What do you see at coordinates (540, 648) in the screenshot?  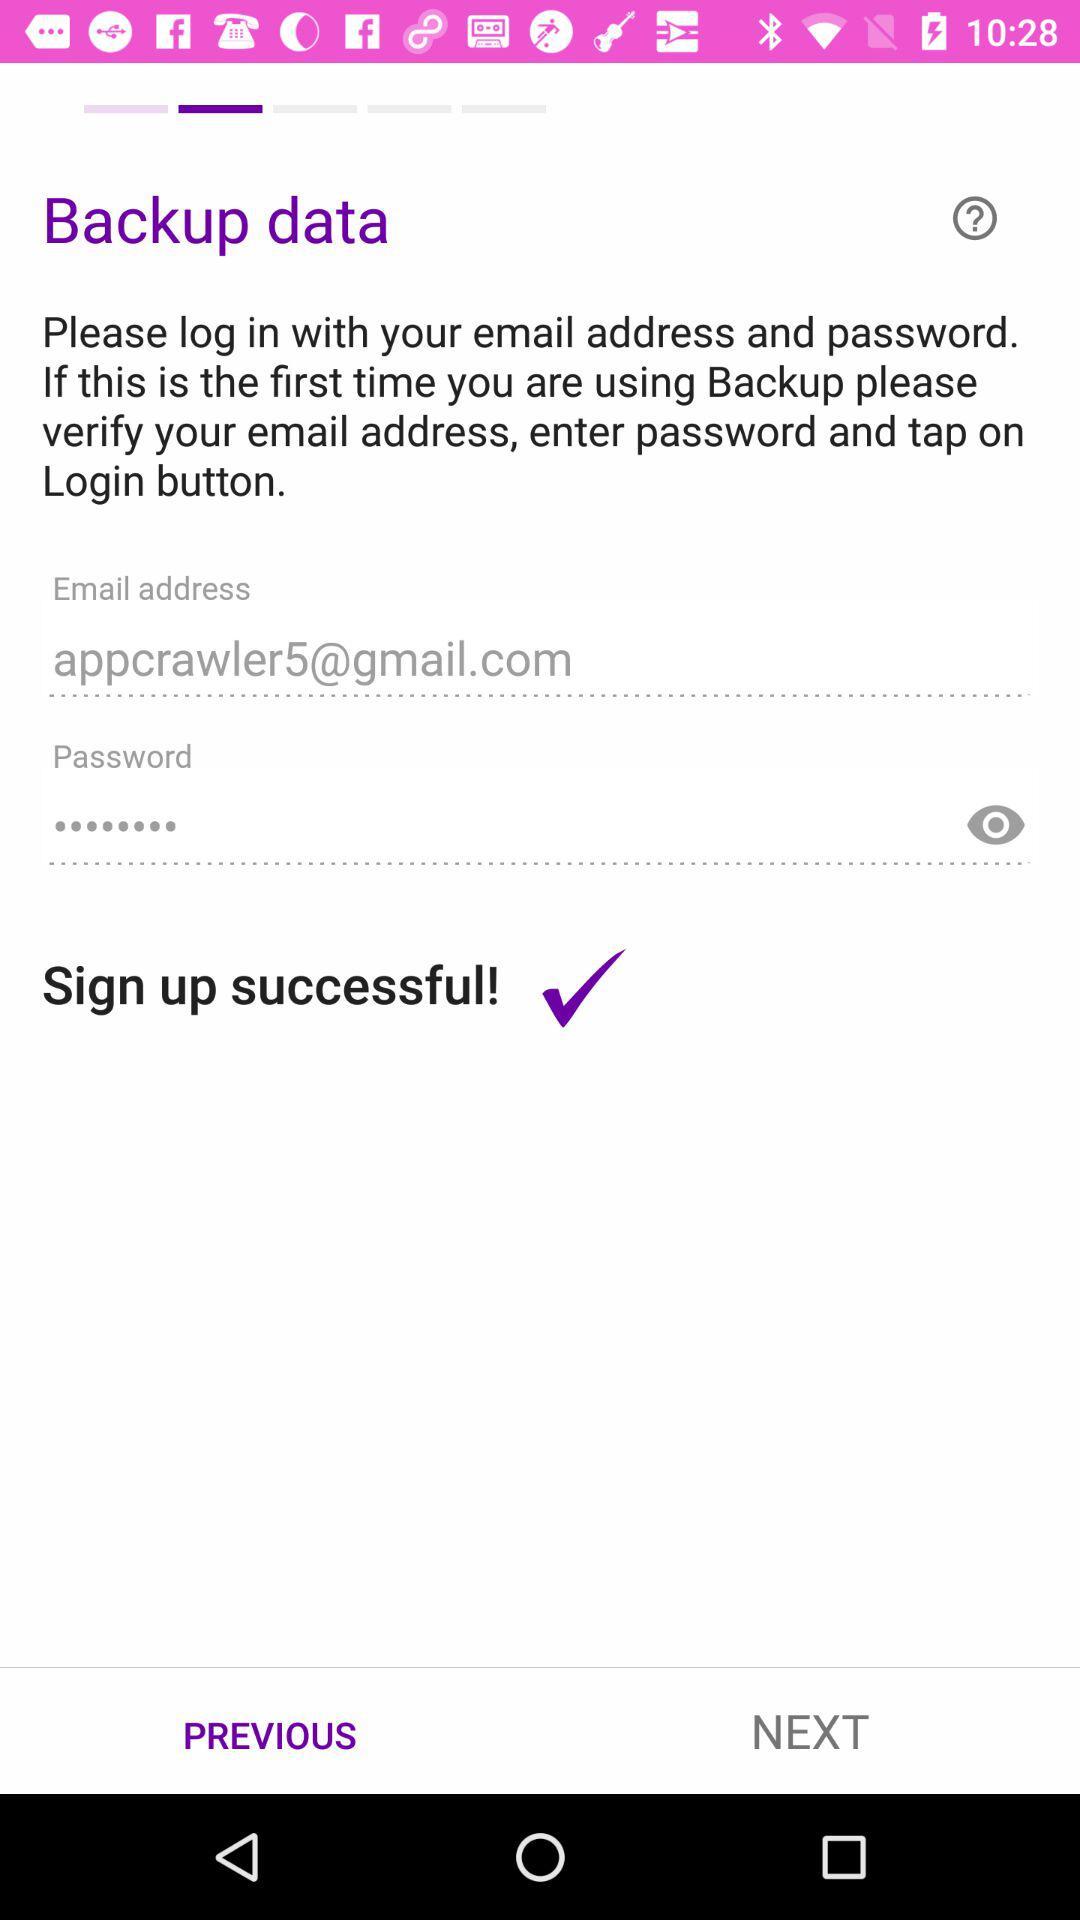 I see `the item below the please log in item` at bounding box center [540, 648].